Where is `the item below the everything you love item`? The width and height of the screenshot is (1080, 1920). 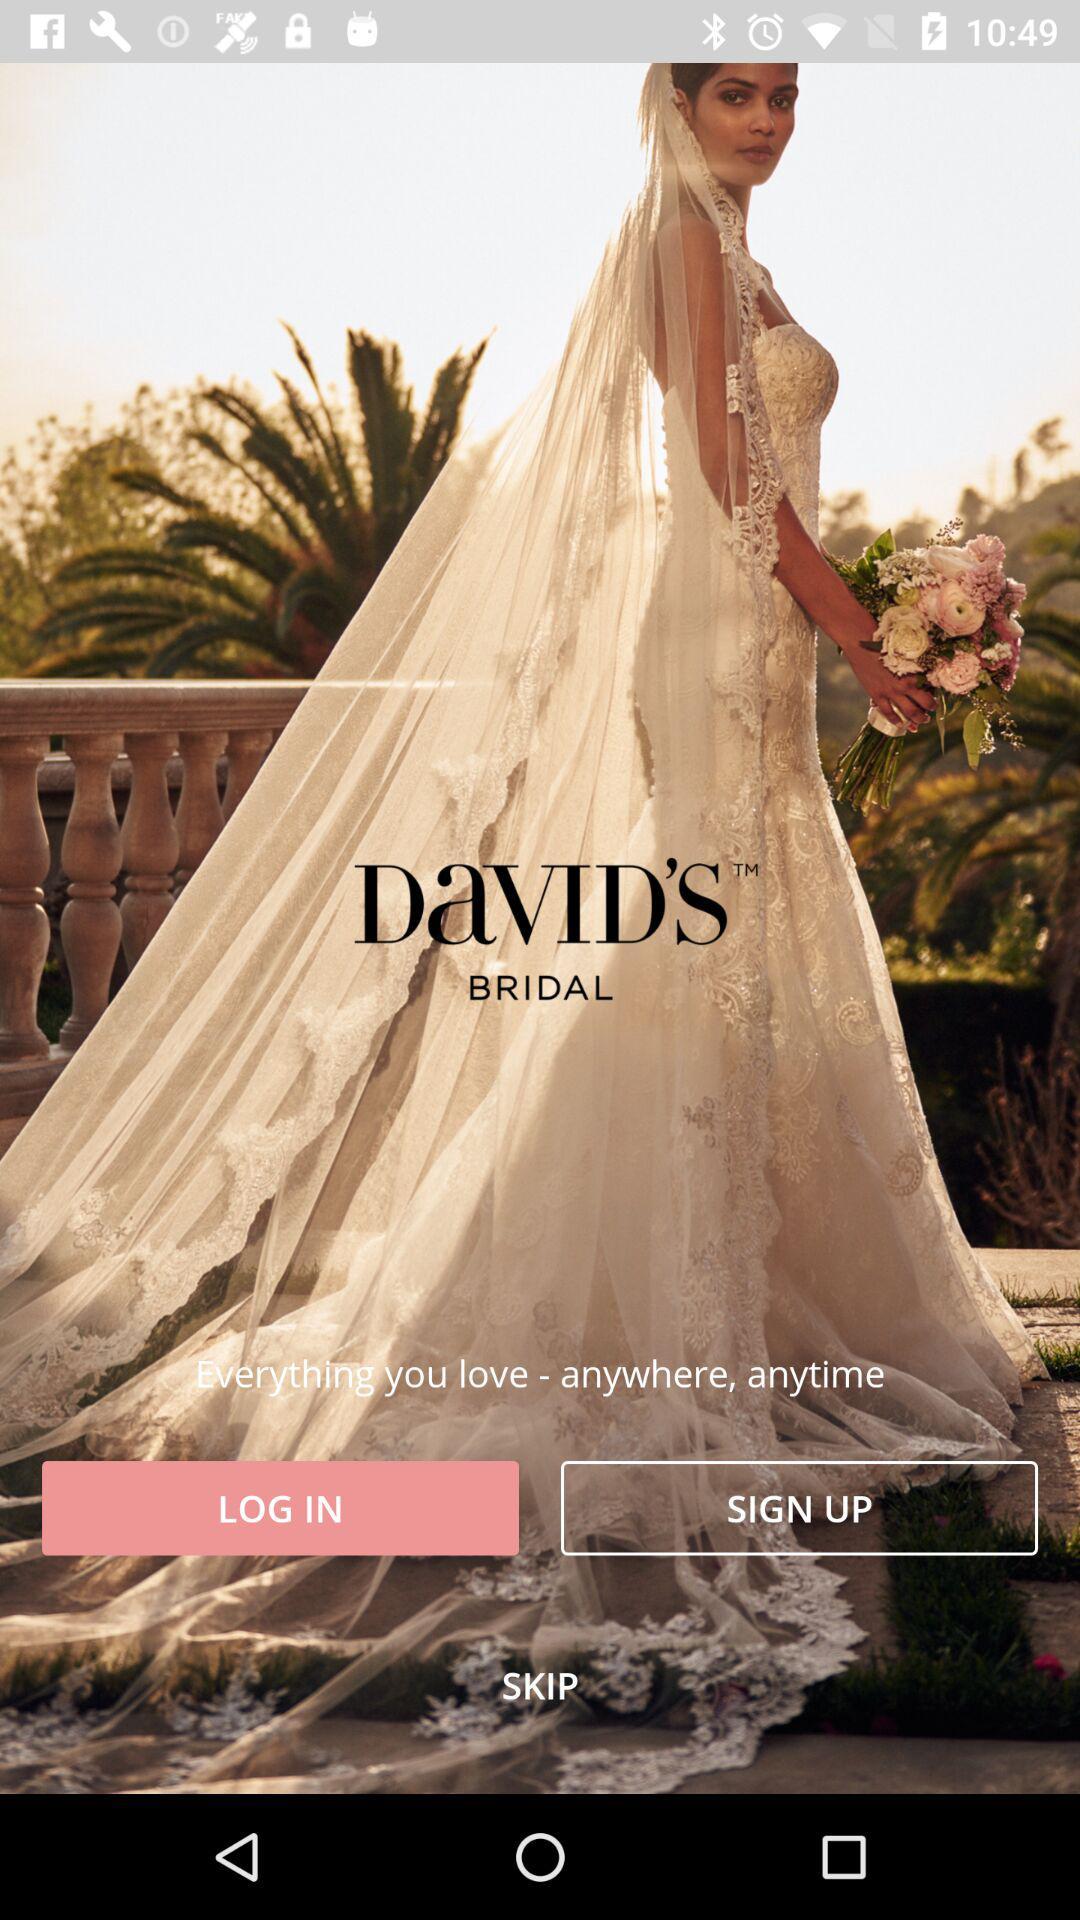
the item below the everything you love item is located at coordinates (280, 1508).